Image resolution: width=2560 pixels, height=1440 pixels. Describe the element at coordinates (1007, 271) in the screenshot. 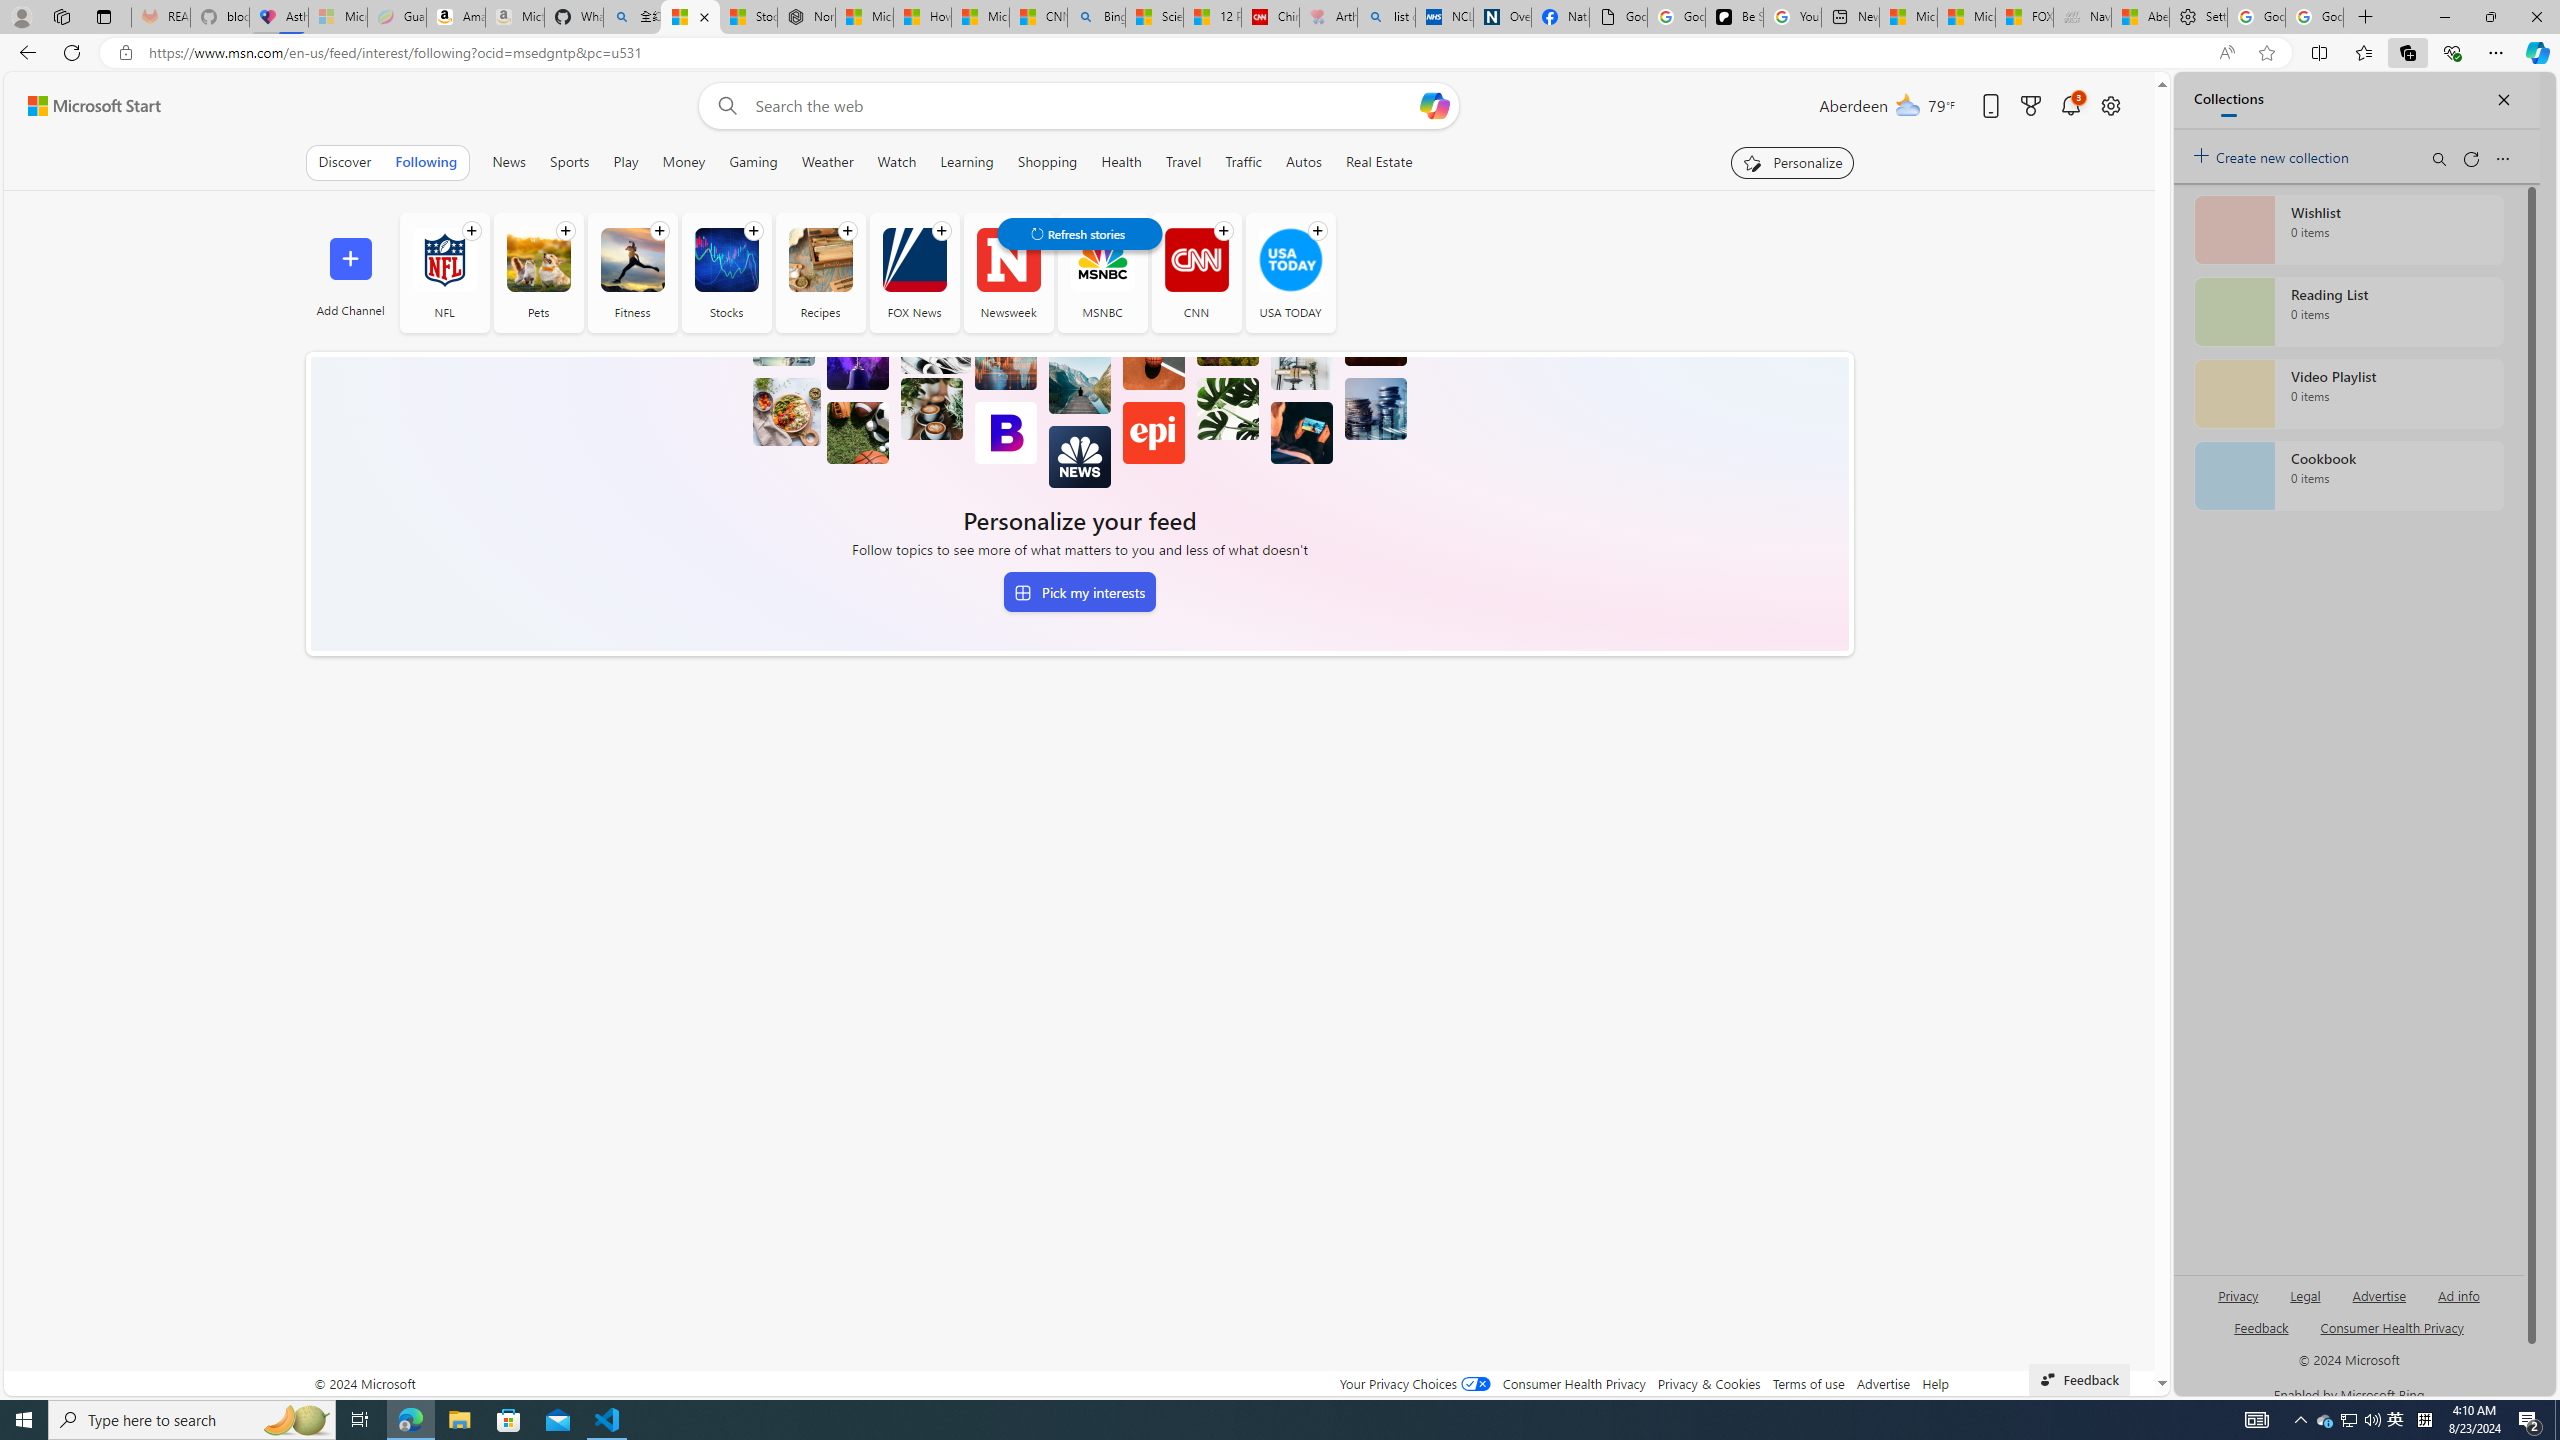

I see `'Newsweek'` at that location.